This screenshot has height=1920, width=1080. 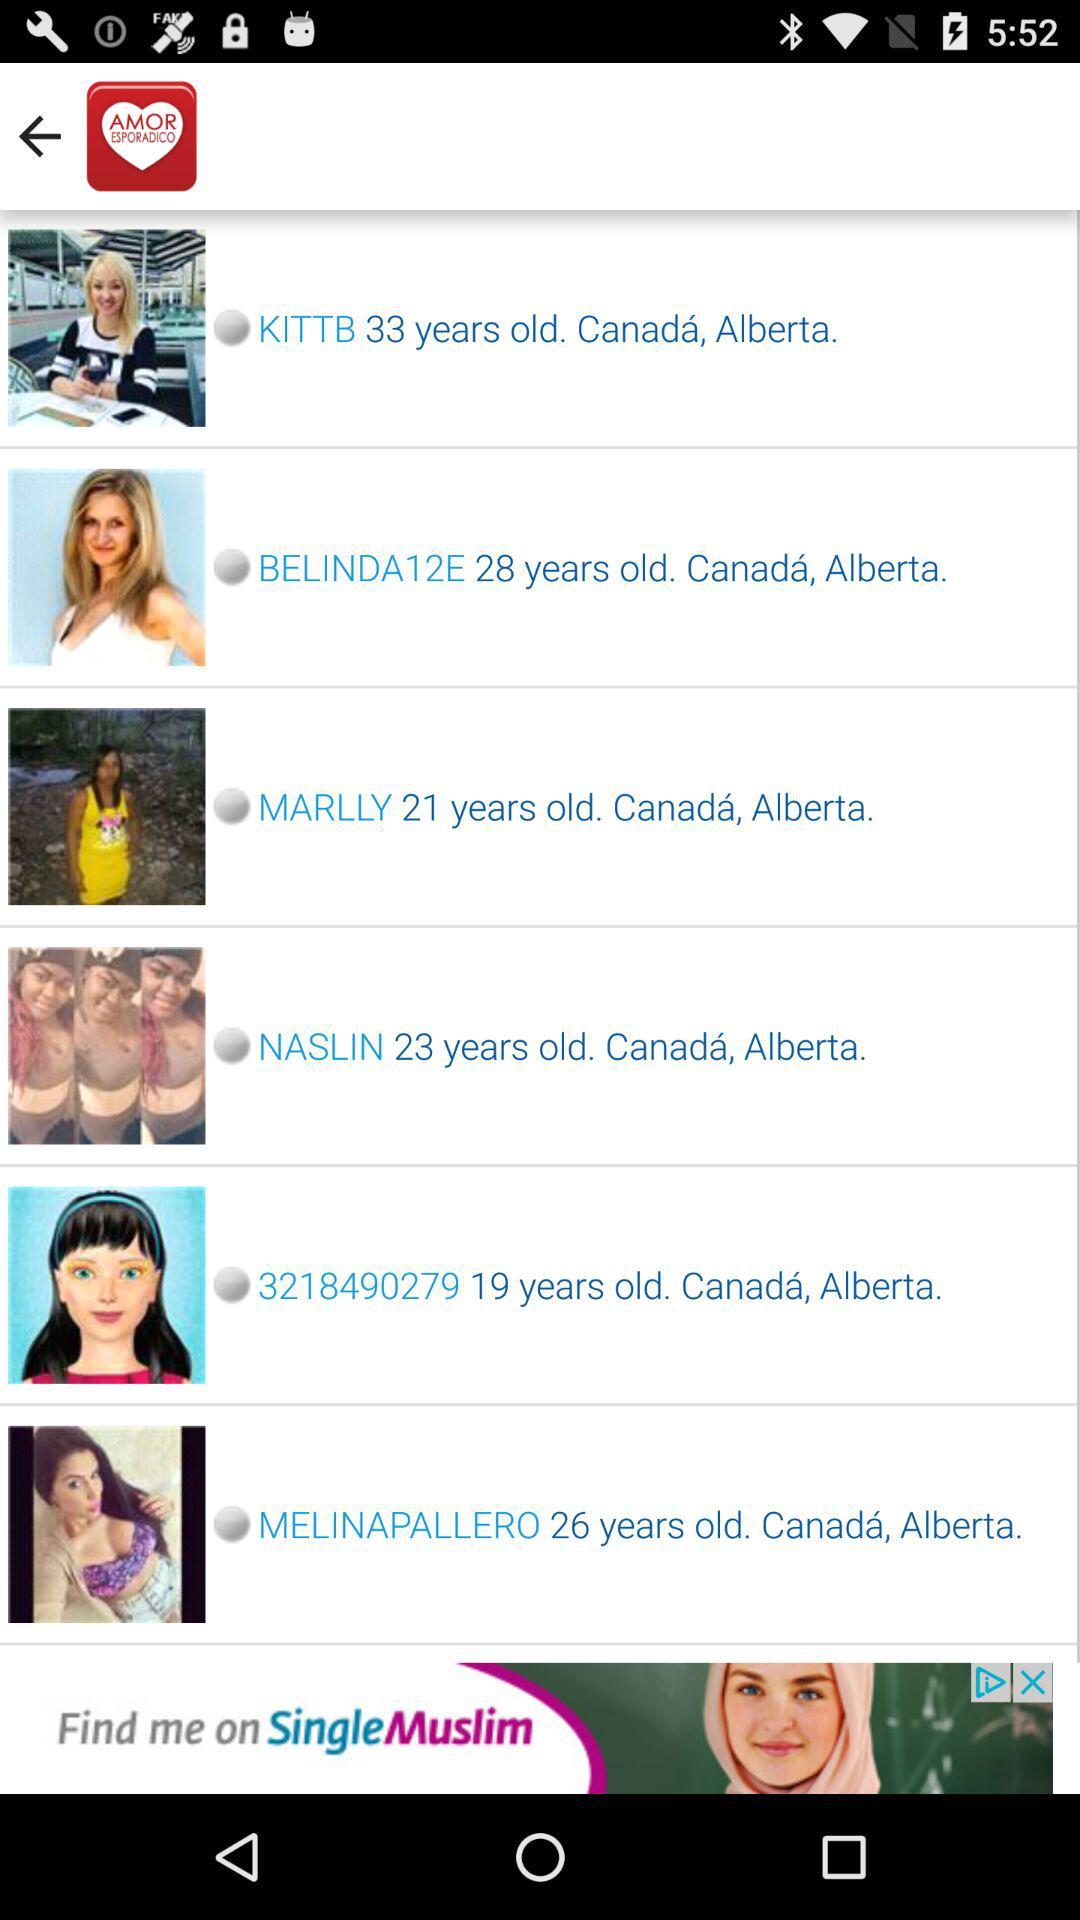 What do you see at coordinates (540, 1727) in the screenshot?
I see `open advert` at bounding box center [540, 1727].